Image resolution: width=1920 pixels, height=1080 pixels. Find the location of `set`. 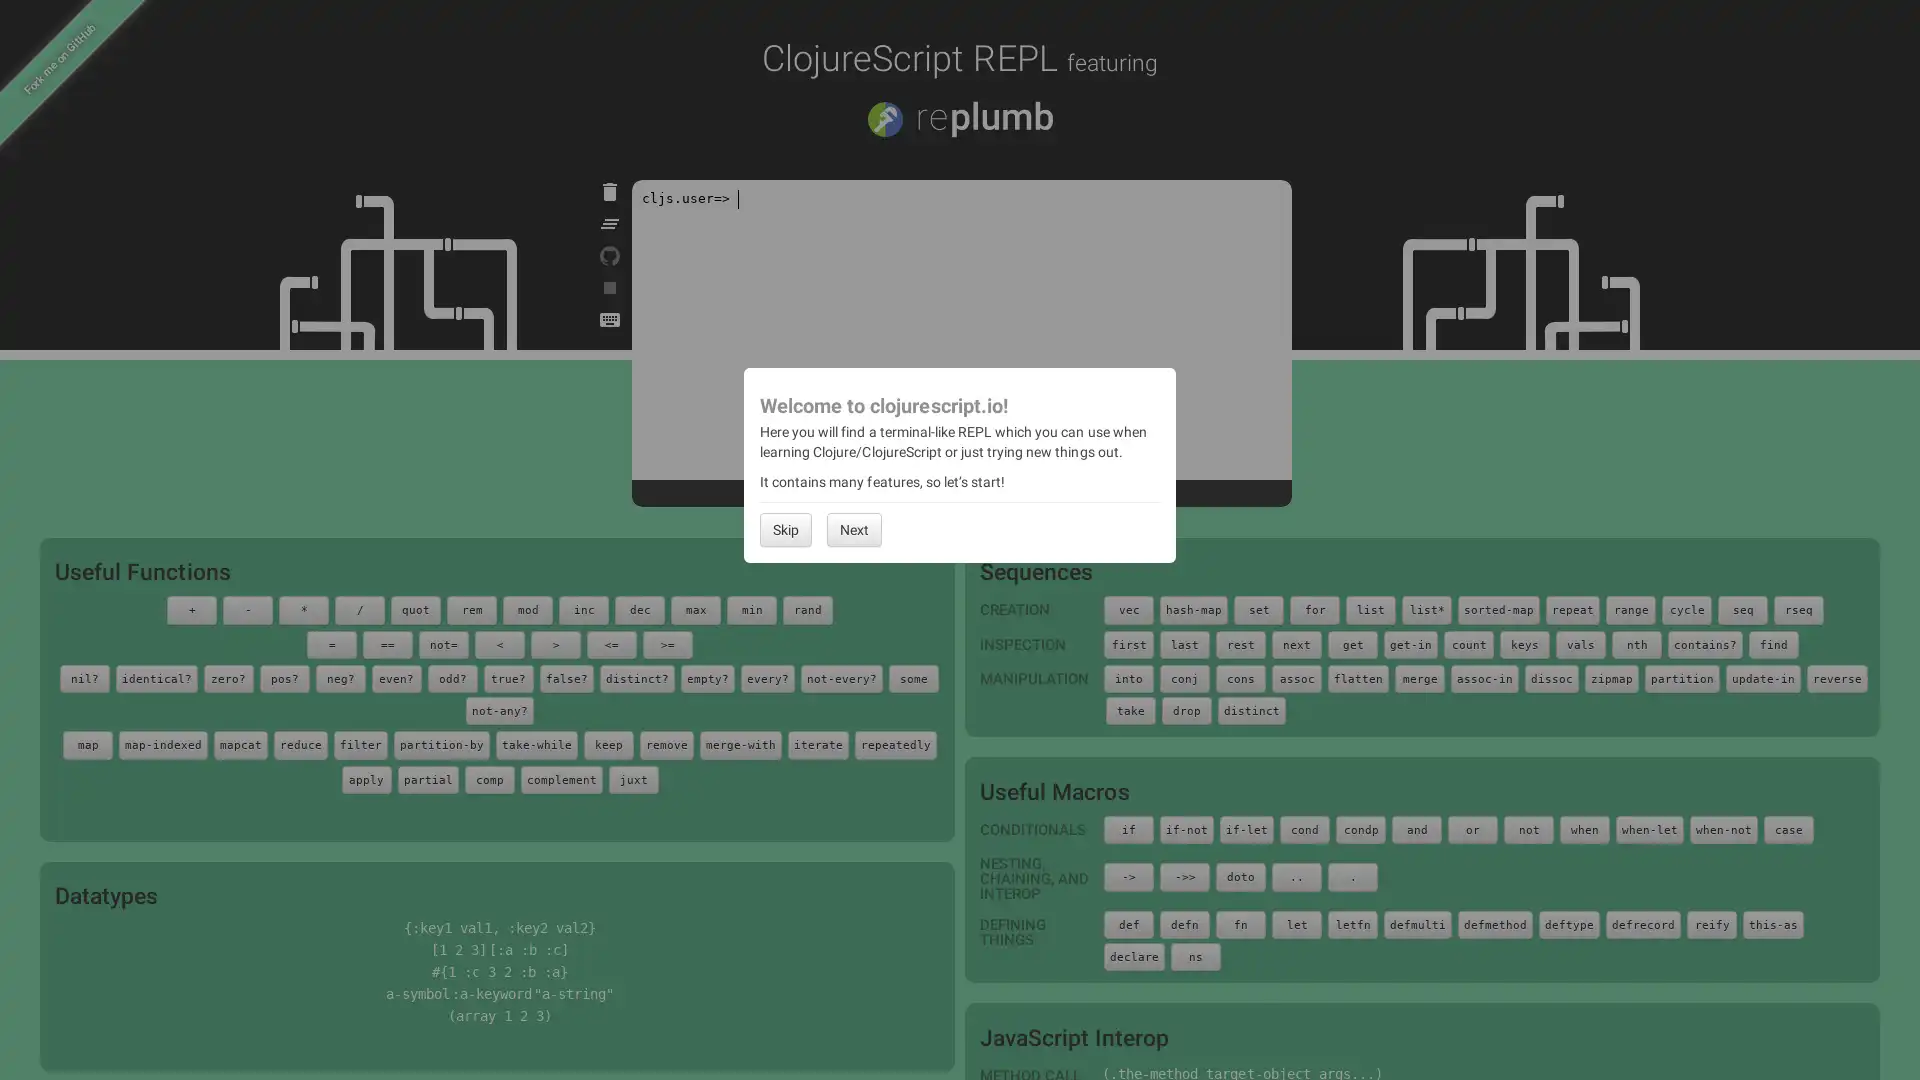

set is located at coordinates (1257, 608).